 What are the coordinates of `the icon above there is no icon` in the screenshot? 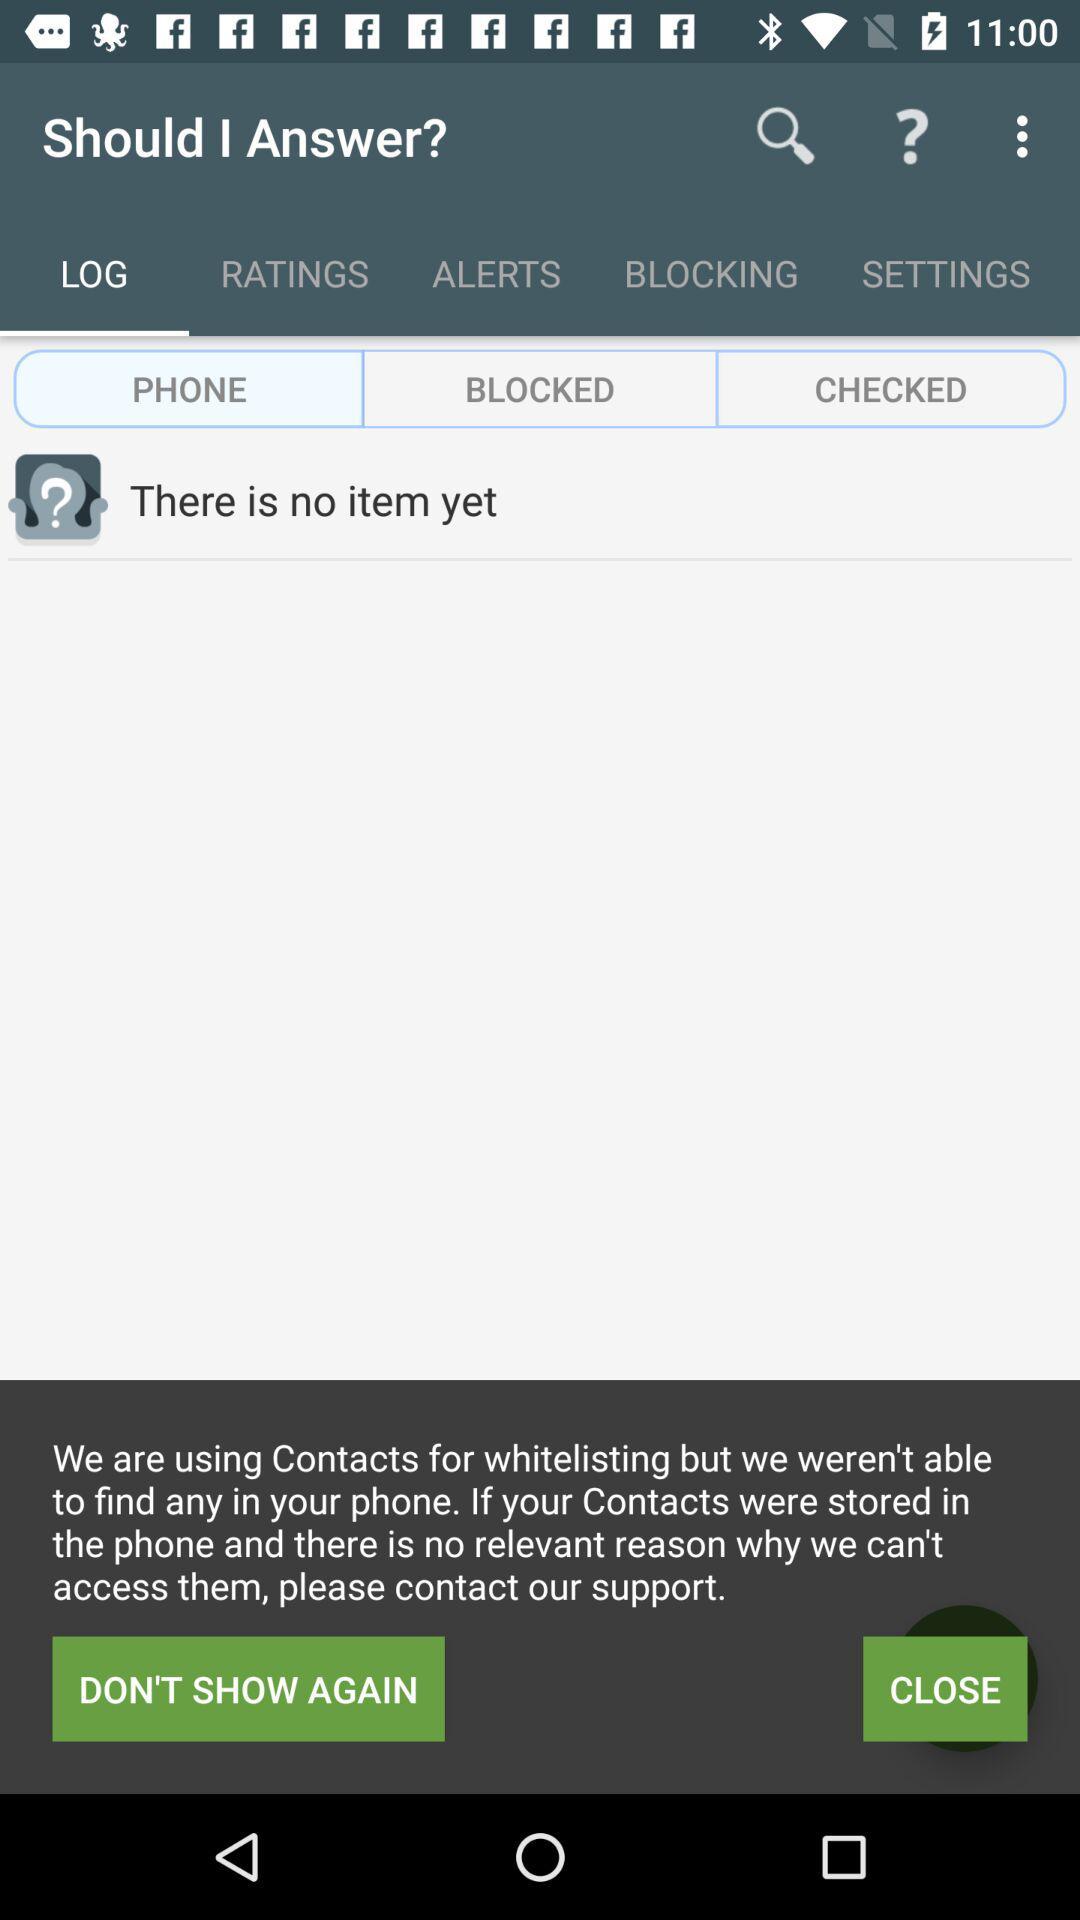 It's located at (540, 388).